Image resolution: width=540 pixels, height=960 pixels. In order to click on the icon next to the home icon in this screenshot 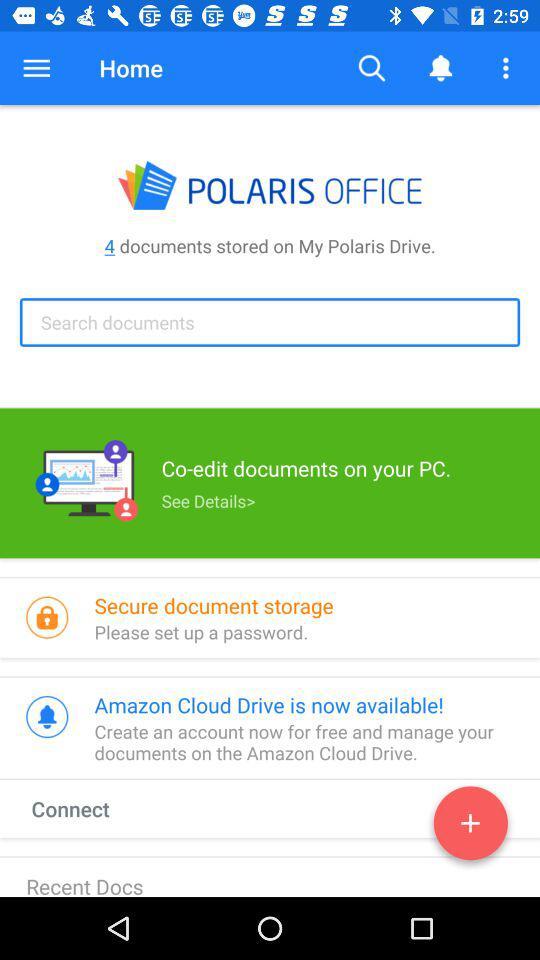, I will do `click(36, 68)`.